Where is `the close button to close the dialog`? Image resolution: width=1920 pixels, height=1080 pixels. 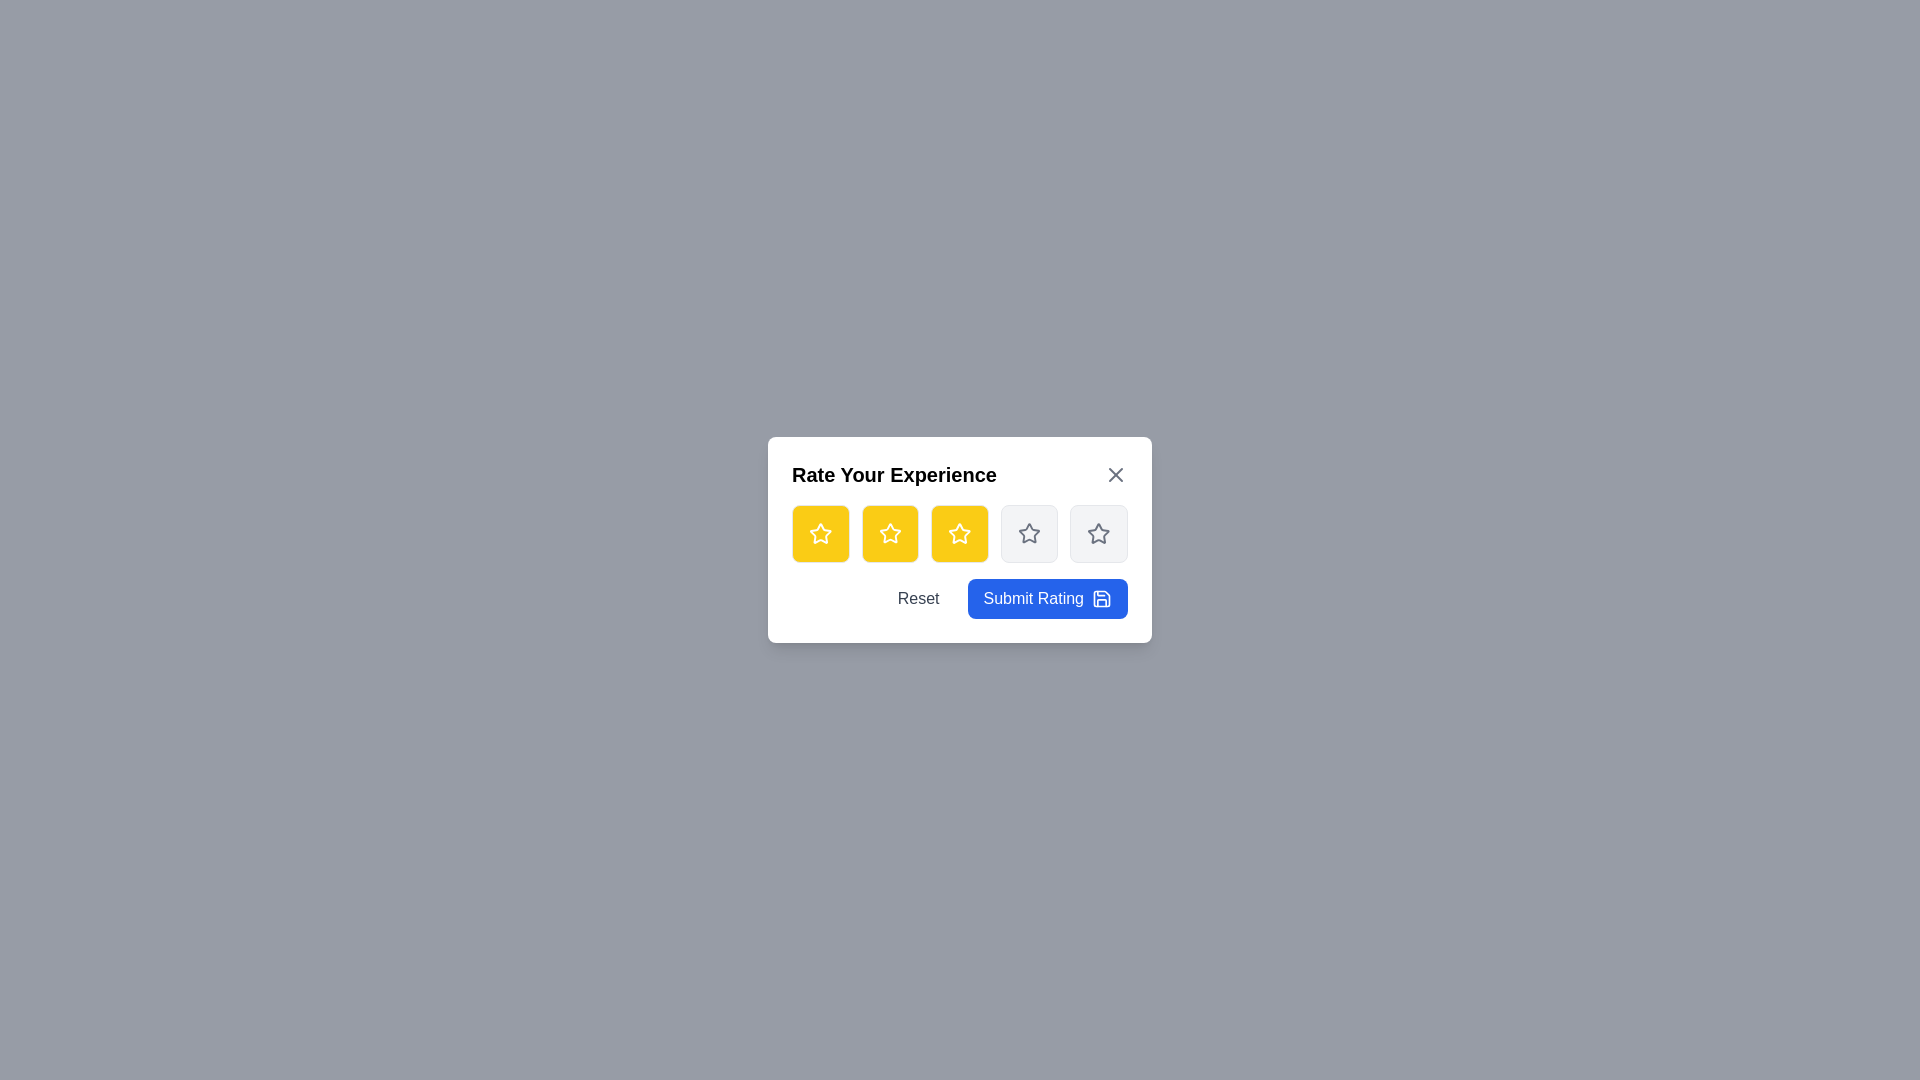
the close button to close the dialog is located at coordinates (1115, 474).